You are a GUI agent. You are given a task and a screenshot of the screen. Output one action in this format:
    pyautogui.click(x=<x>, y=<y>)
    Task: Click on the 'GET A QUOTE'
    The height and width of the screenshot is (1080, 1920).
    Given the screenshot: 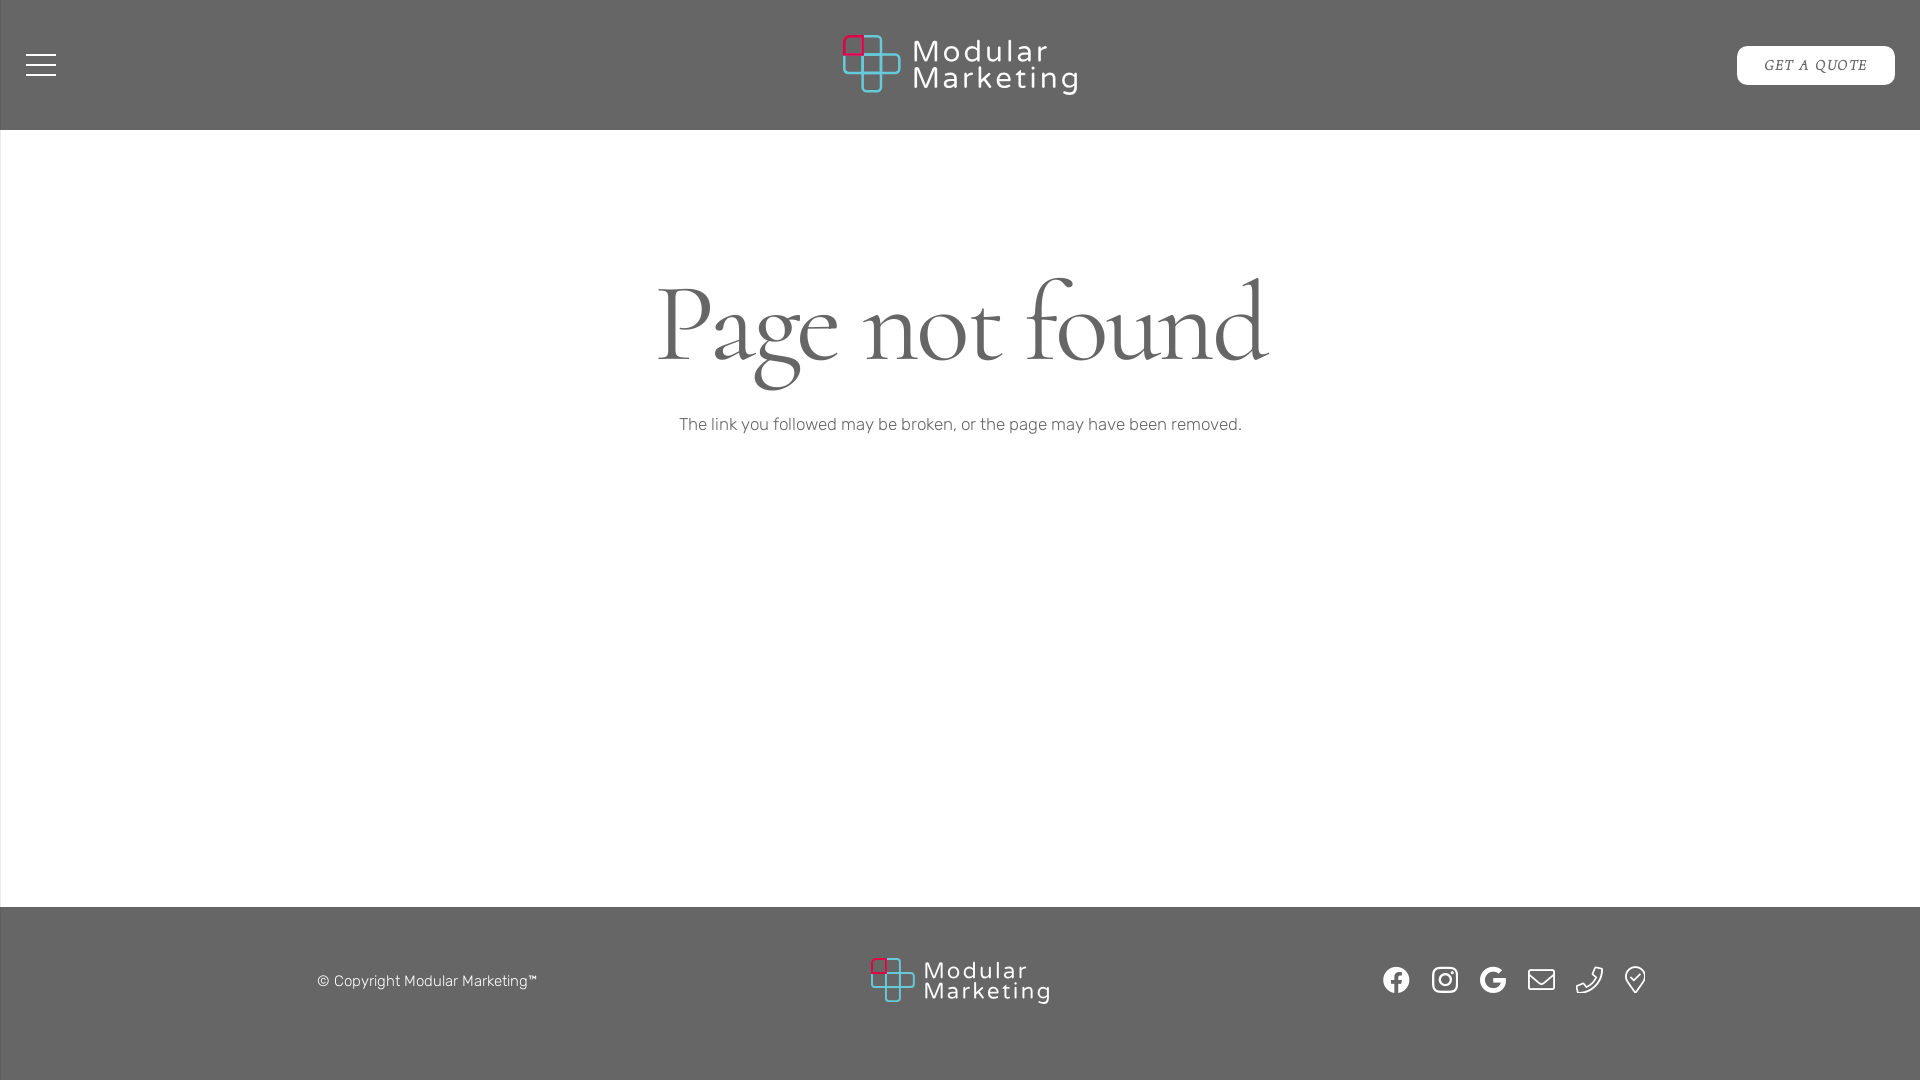 What is the action you would take?
    pyautogui.click(x=1815, y=64)
    